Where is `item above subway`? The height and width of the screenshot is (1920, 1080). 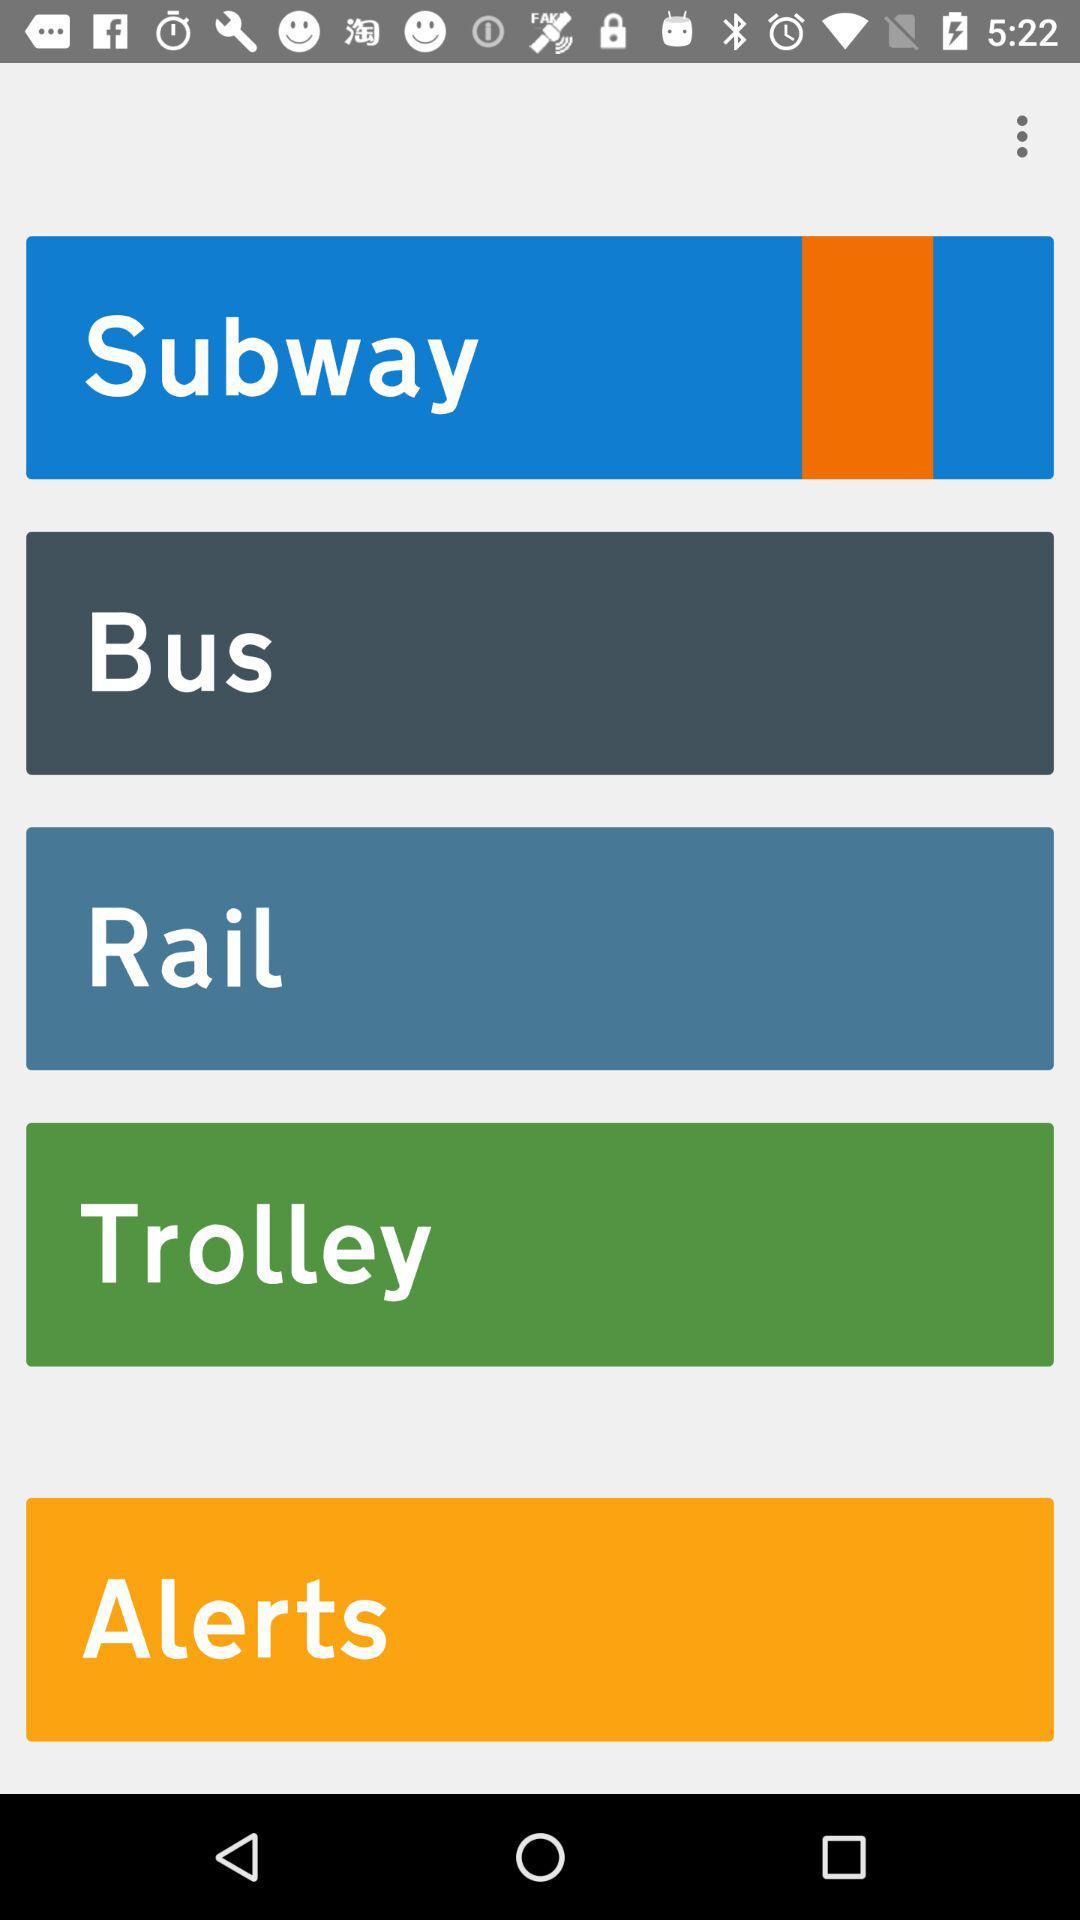 item above subway is located at coordinates (1027, 135).